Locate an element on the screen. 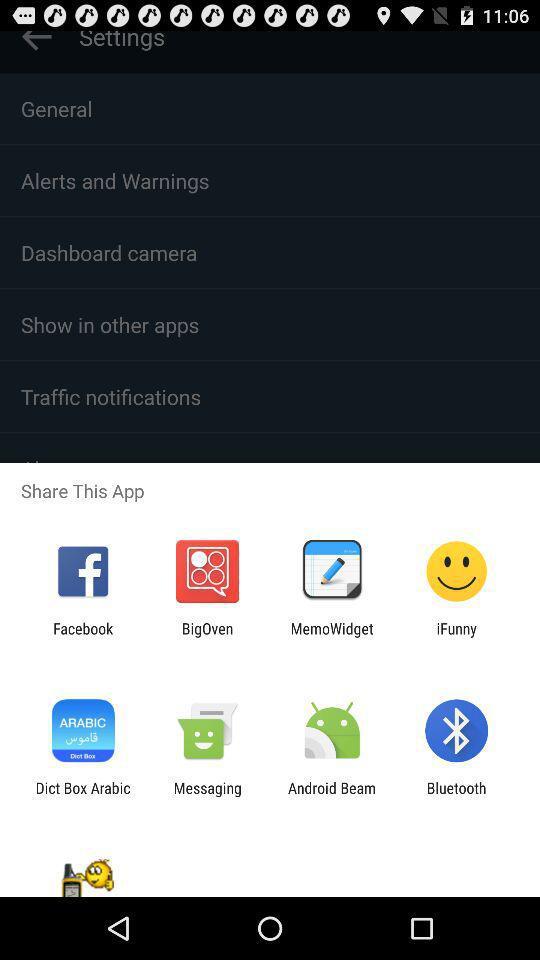  the icon to the left of the ifunny is located at coordinates (332, 636).